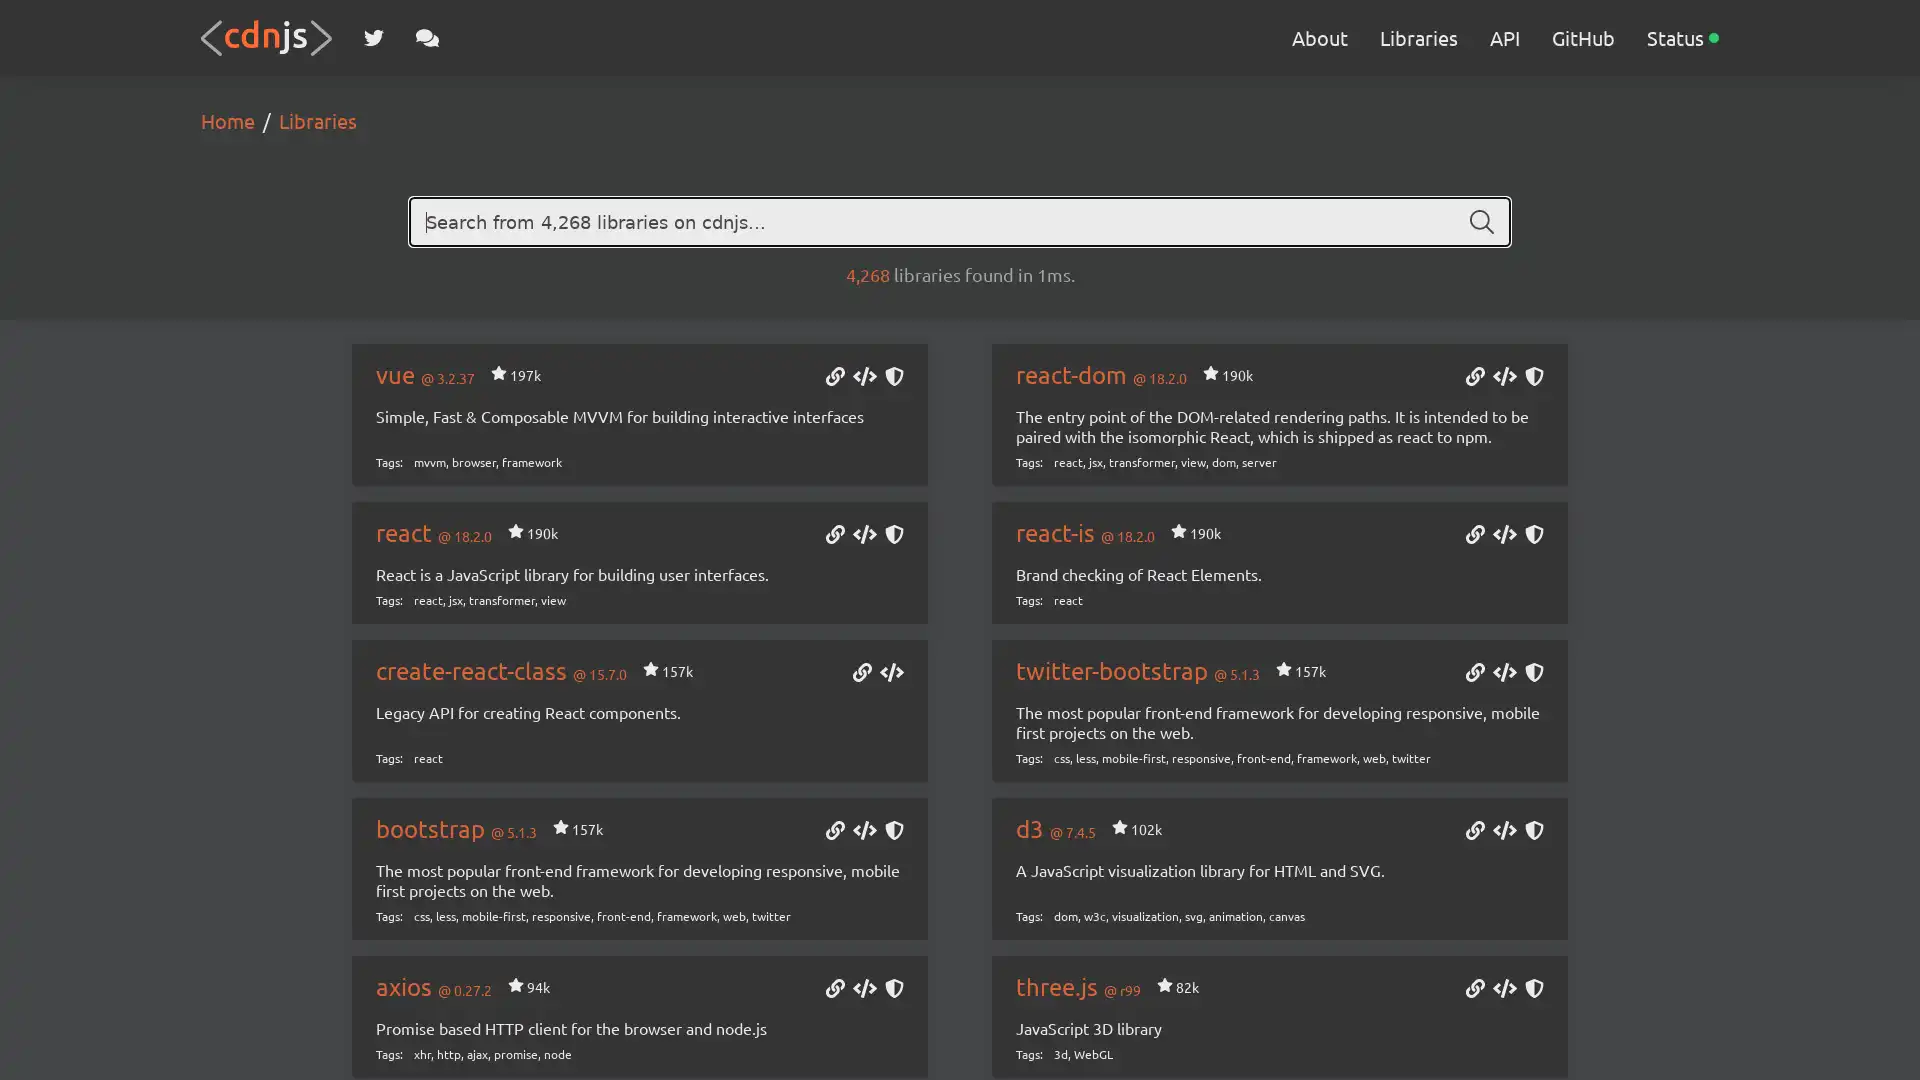 This screenshot has height=1080, width=1920. What do you see at coordinates (1474, 832) in the screenshot?
I see `Copy URL` at bounding box center [1474, 832].